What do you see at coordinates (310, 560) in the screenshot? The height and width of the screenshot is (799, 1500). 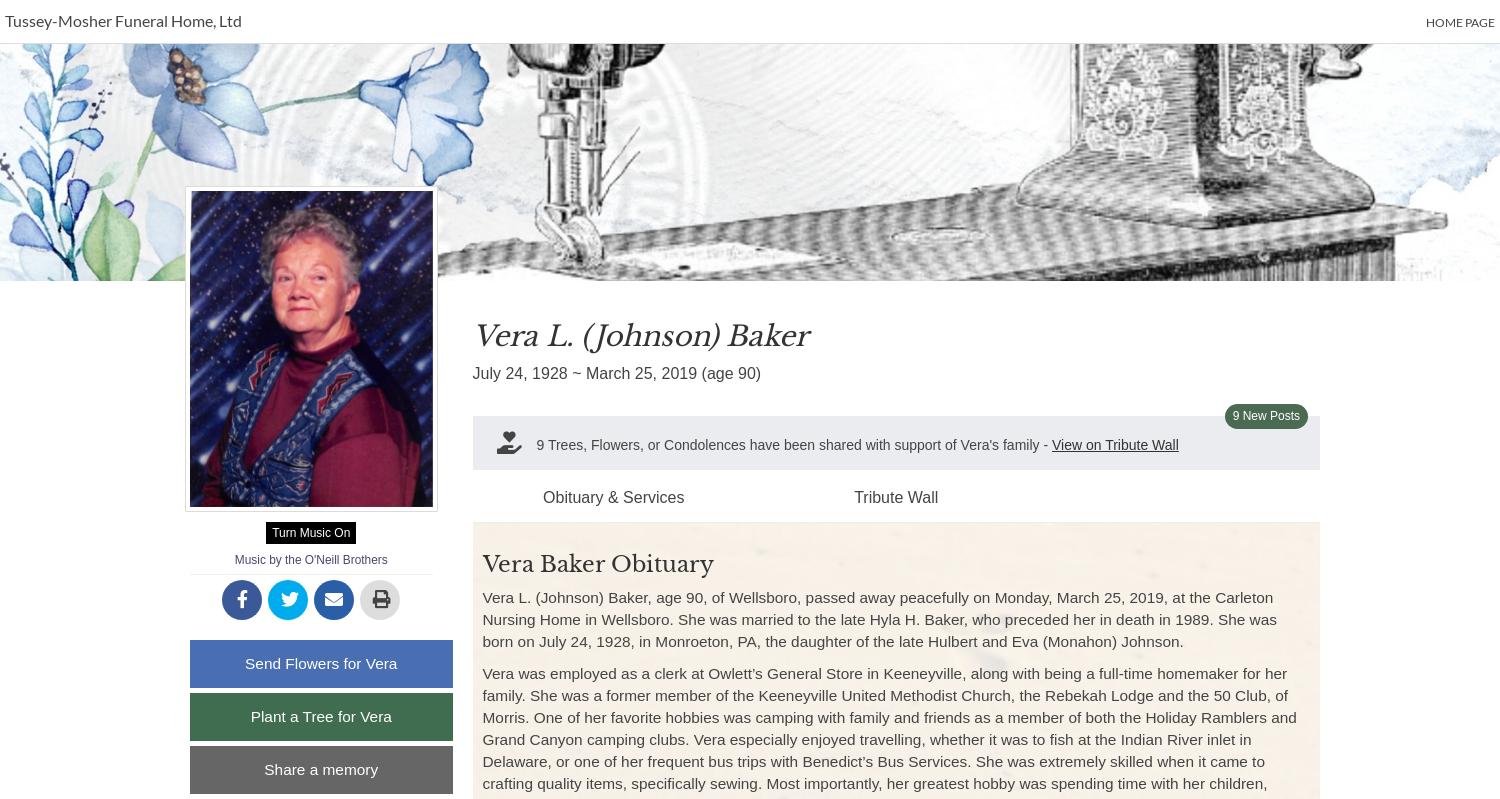 I see `'Music by the O'Neill Brothers'` at bounding box center [310, 560].